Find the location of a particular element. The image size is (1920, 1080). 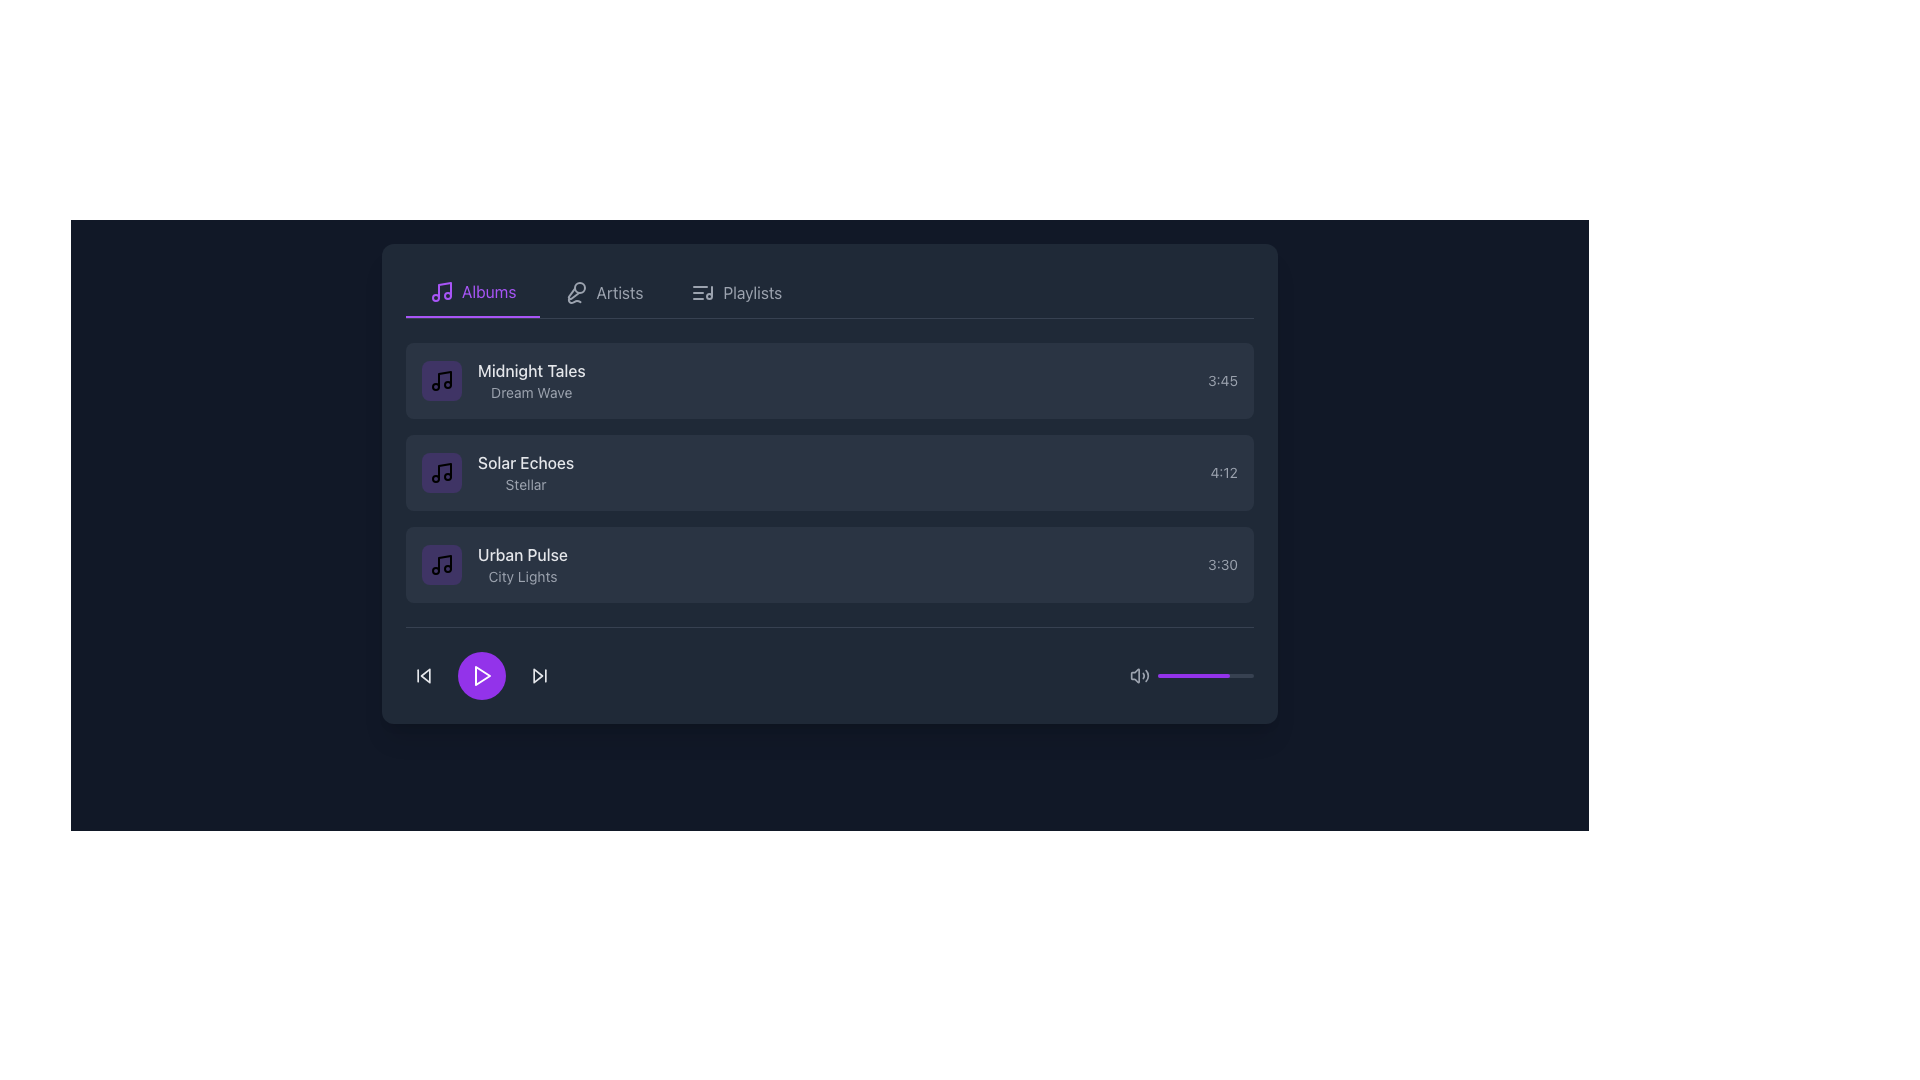

the small circular SVG element within the 'Artists' tab icon, which is surrounded by 'Albums' on the left and 'Playlists' on the right is located at coordinates (579, 288).